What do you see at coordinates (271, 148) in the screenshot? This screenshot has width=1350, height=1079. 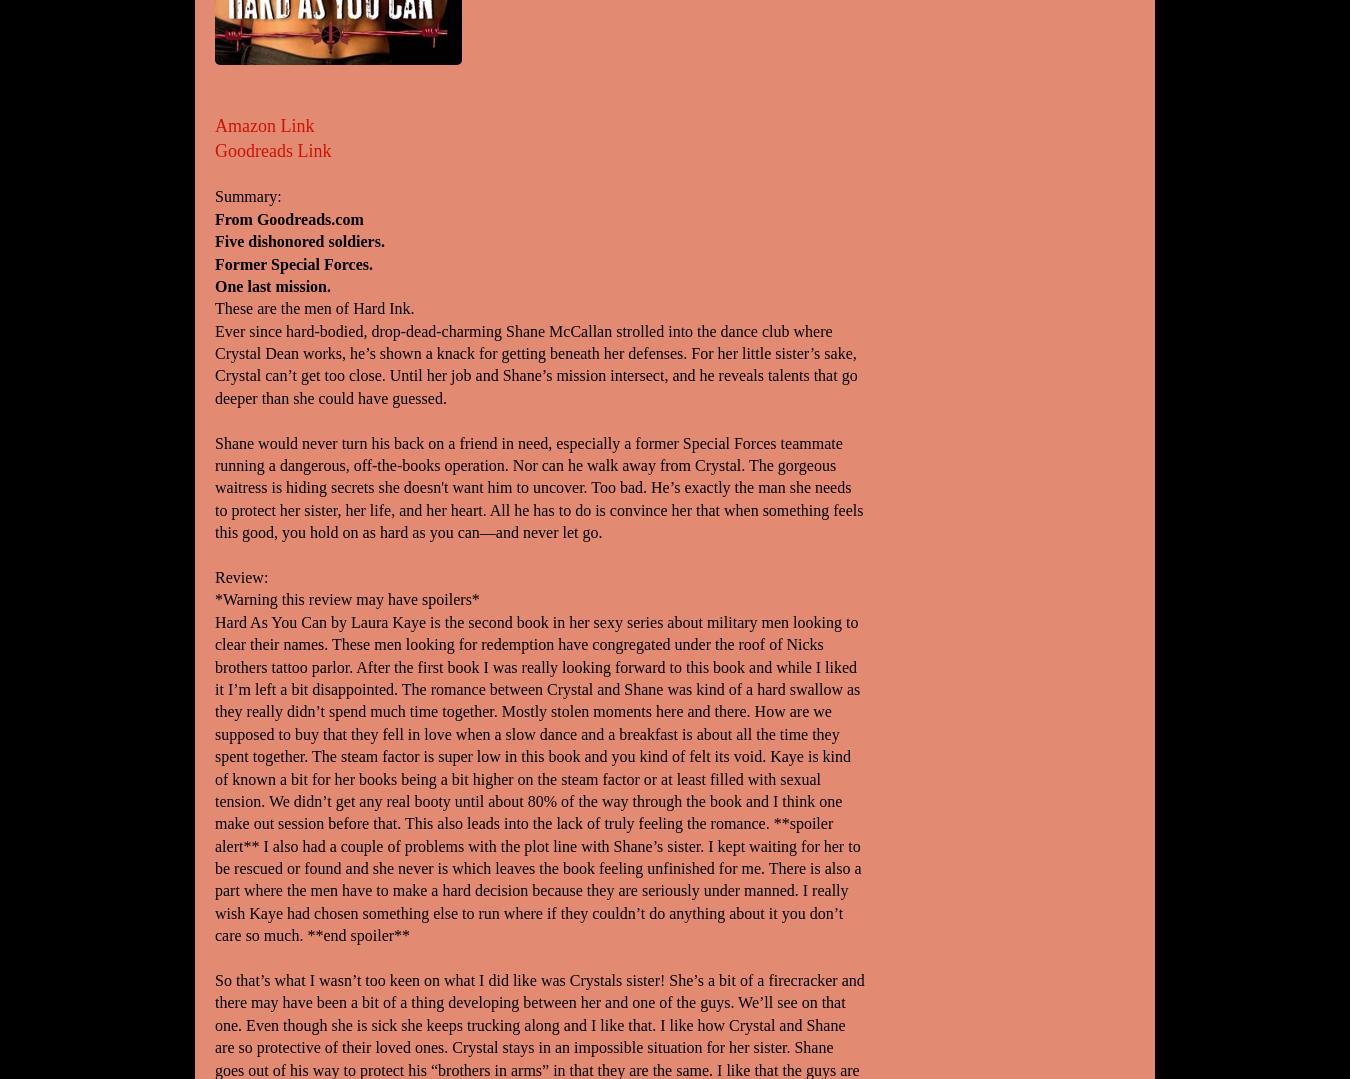 I see `'Goodreads Link'` at bounding box center [271, 148].